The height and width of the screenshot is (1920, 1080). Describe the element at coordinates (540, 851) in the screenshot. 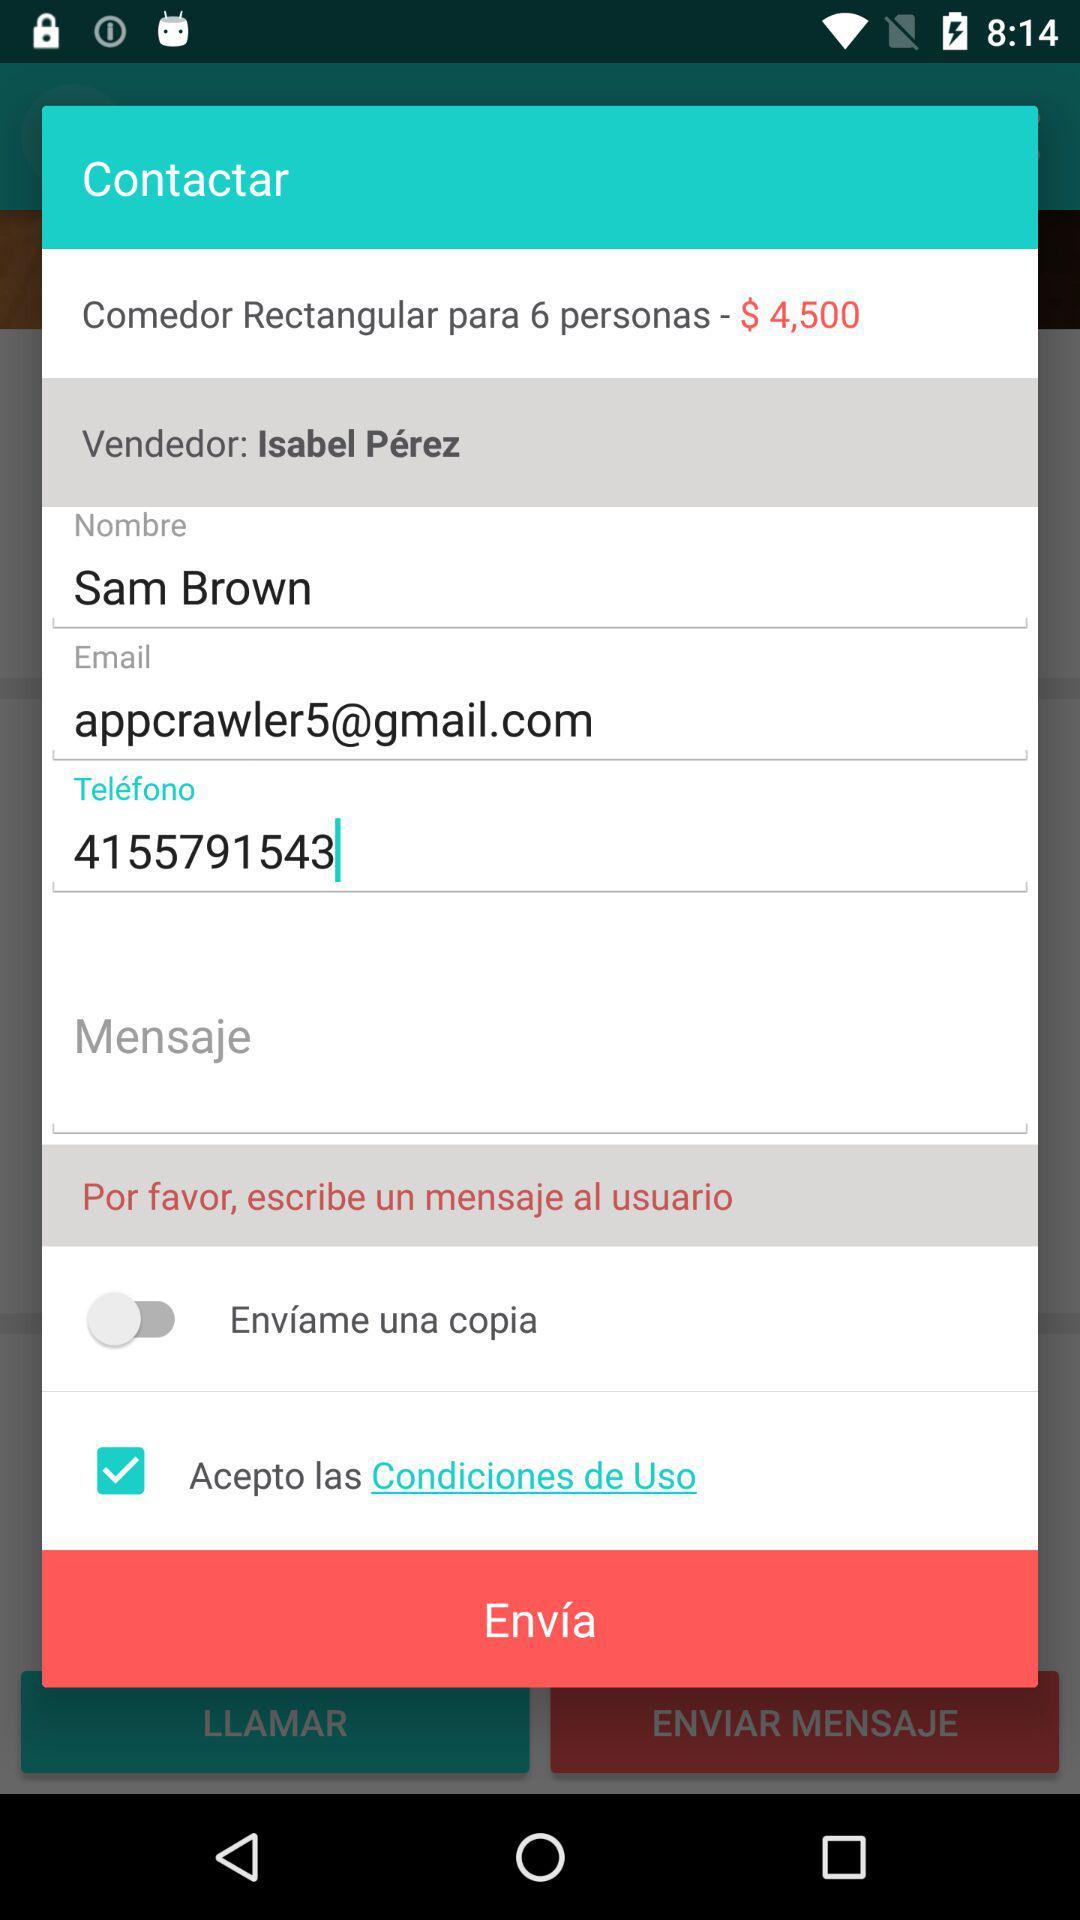

I see `the 4155791543` at that location.